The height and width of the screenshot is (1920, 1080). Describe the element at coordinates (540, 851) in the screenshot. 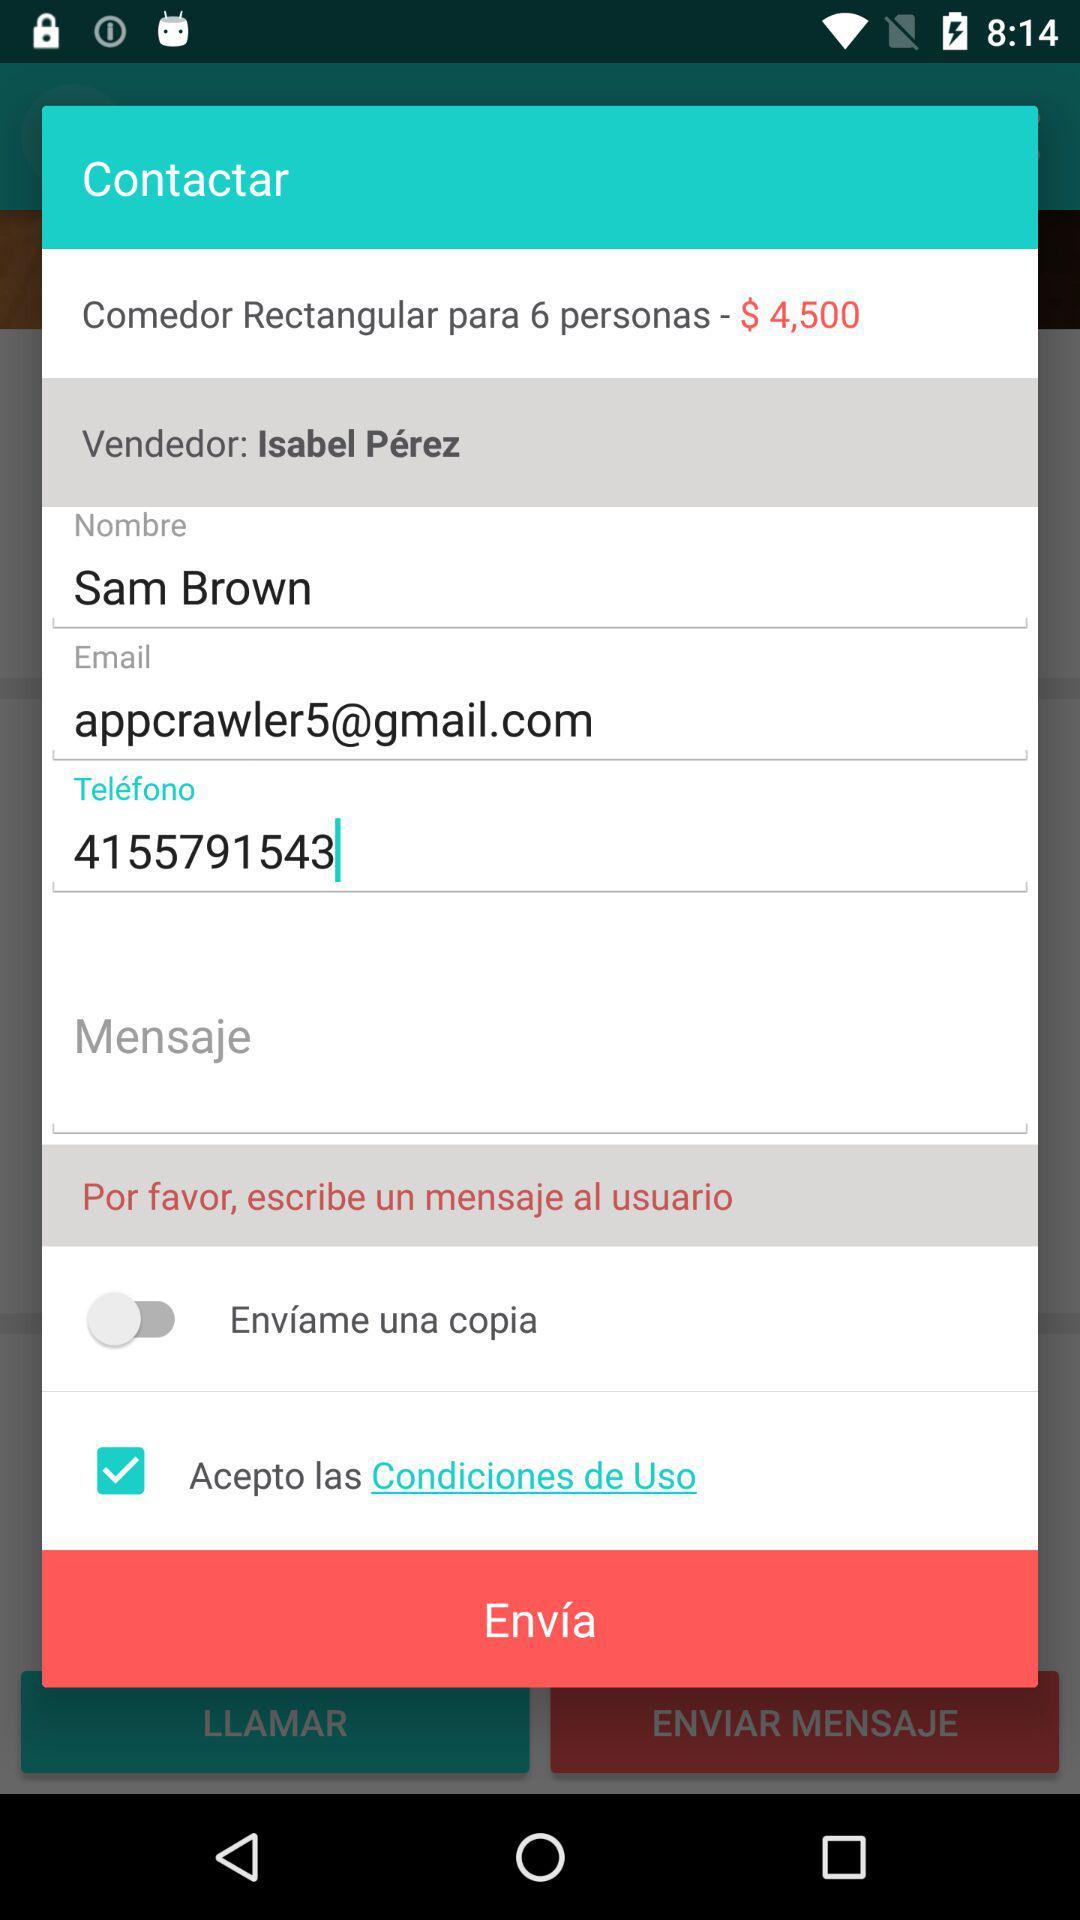

I see `the 4155791543` at that location.